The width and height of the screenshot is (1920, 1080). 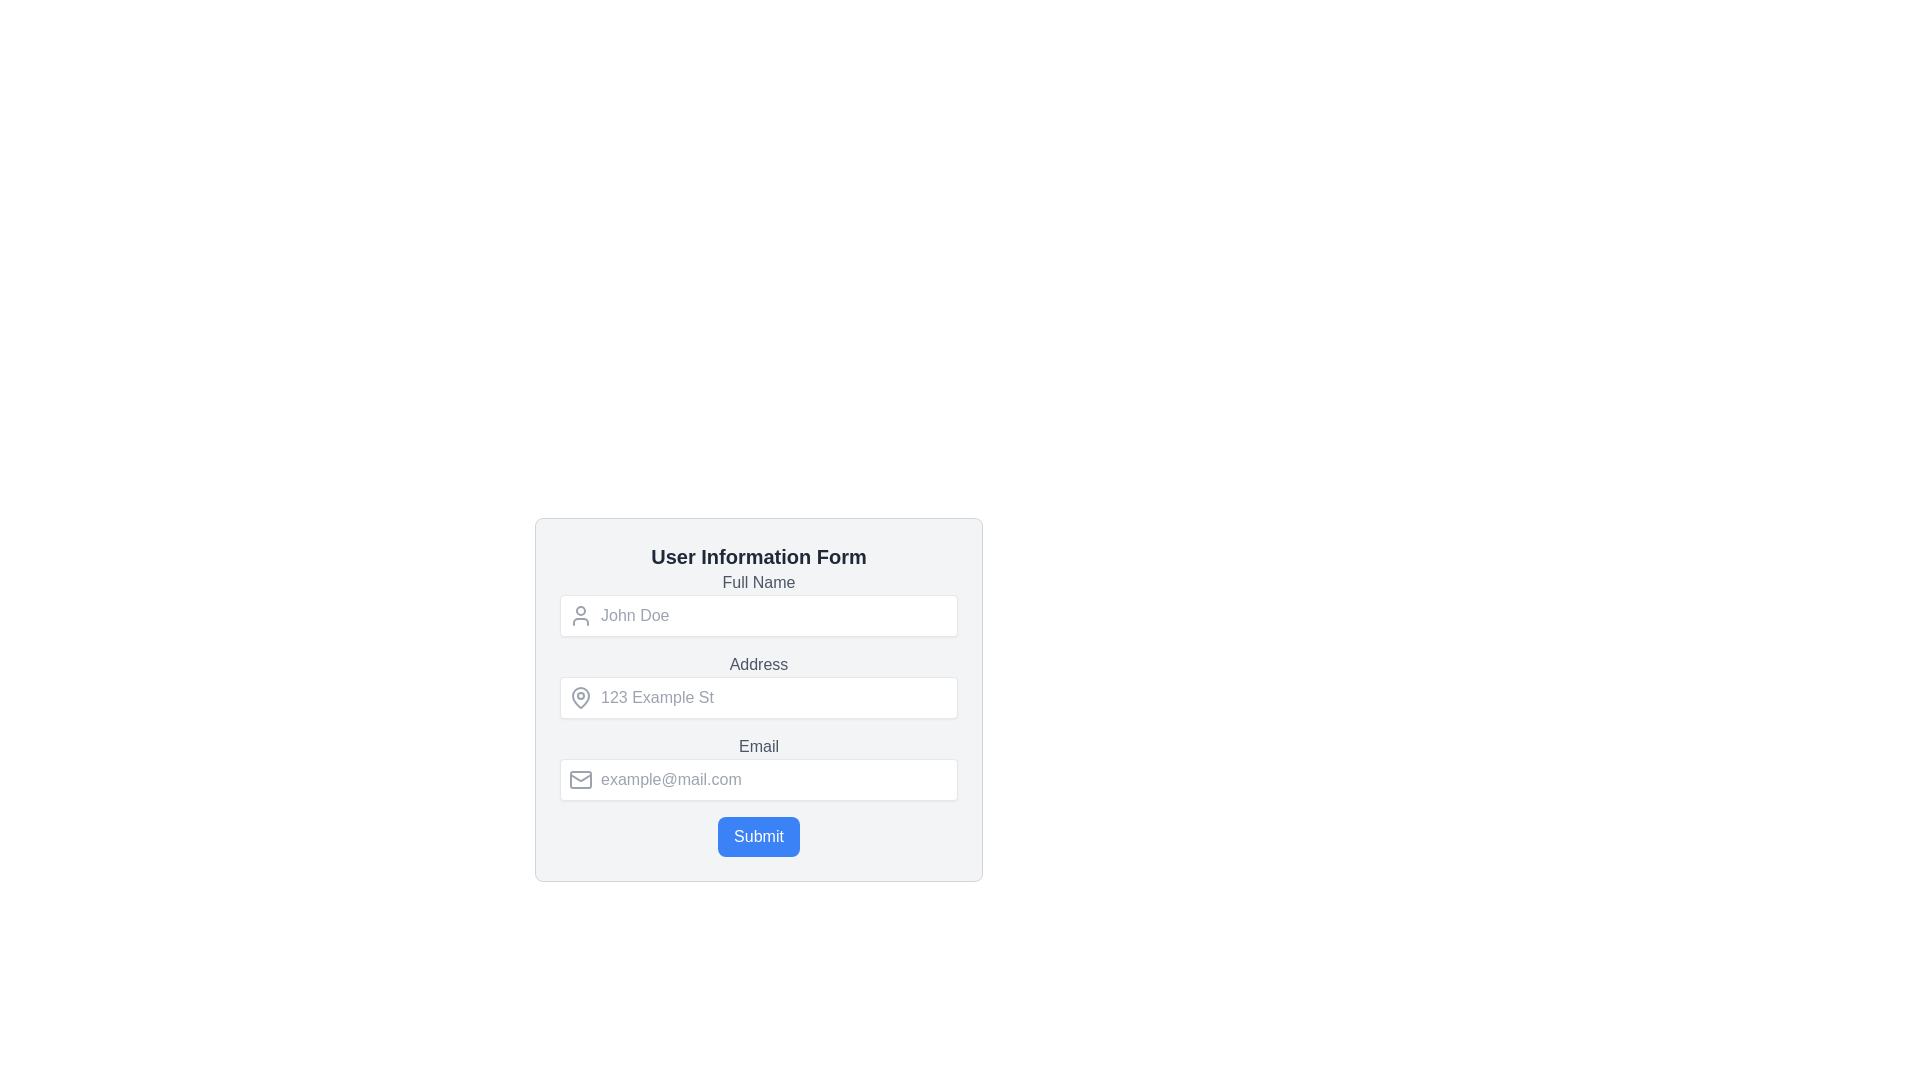 What do you see at coordinates (579, 696) in the screenshot?
I see `the location indicator icon adjacent to the 'Address' input field to enhance context` at bounding box center [579, 696].